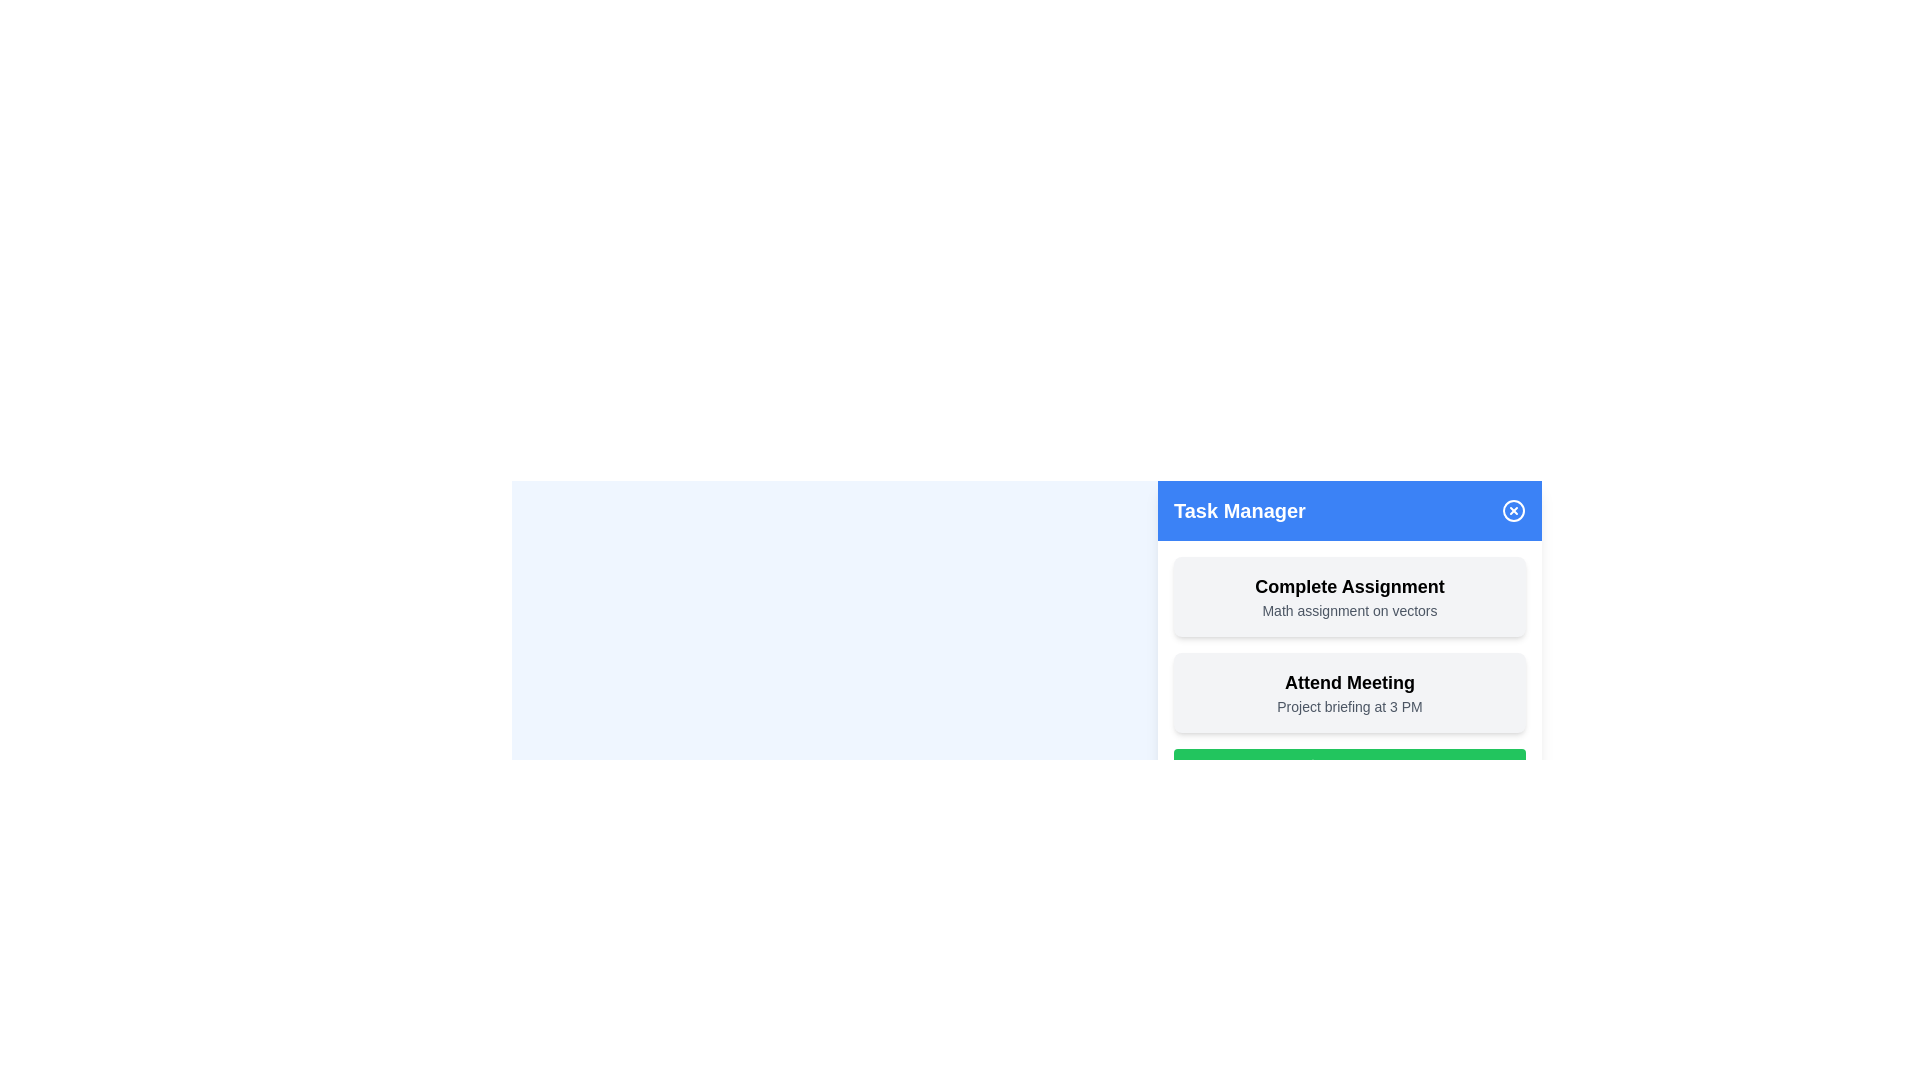  I want to click on displayed text on the 'Attend Meeting' Text Label, which is bold and large in font size, located below the 'Complete Assignment' card, so click(1349, 681).